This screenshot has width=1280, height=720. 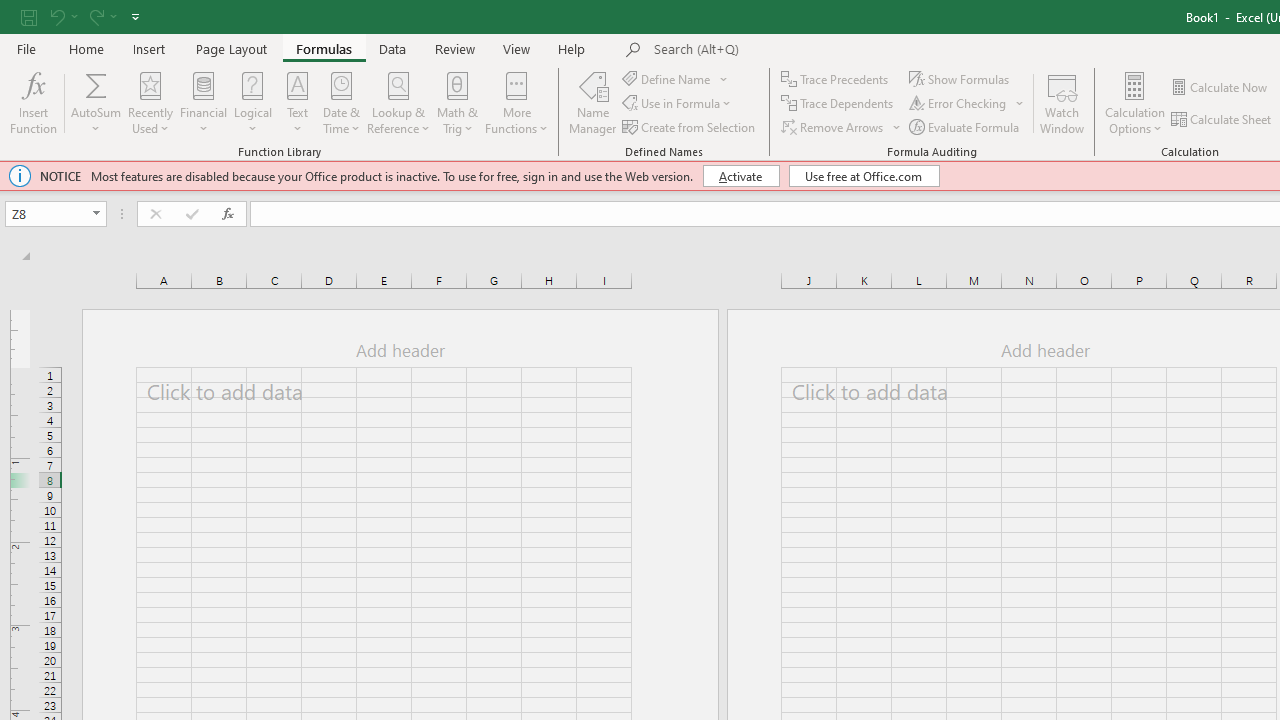 I want to click on 'Recently Used', so click(x=150, y=103).